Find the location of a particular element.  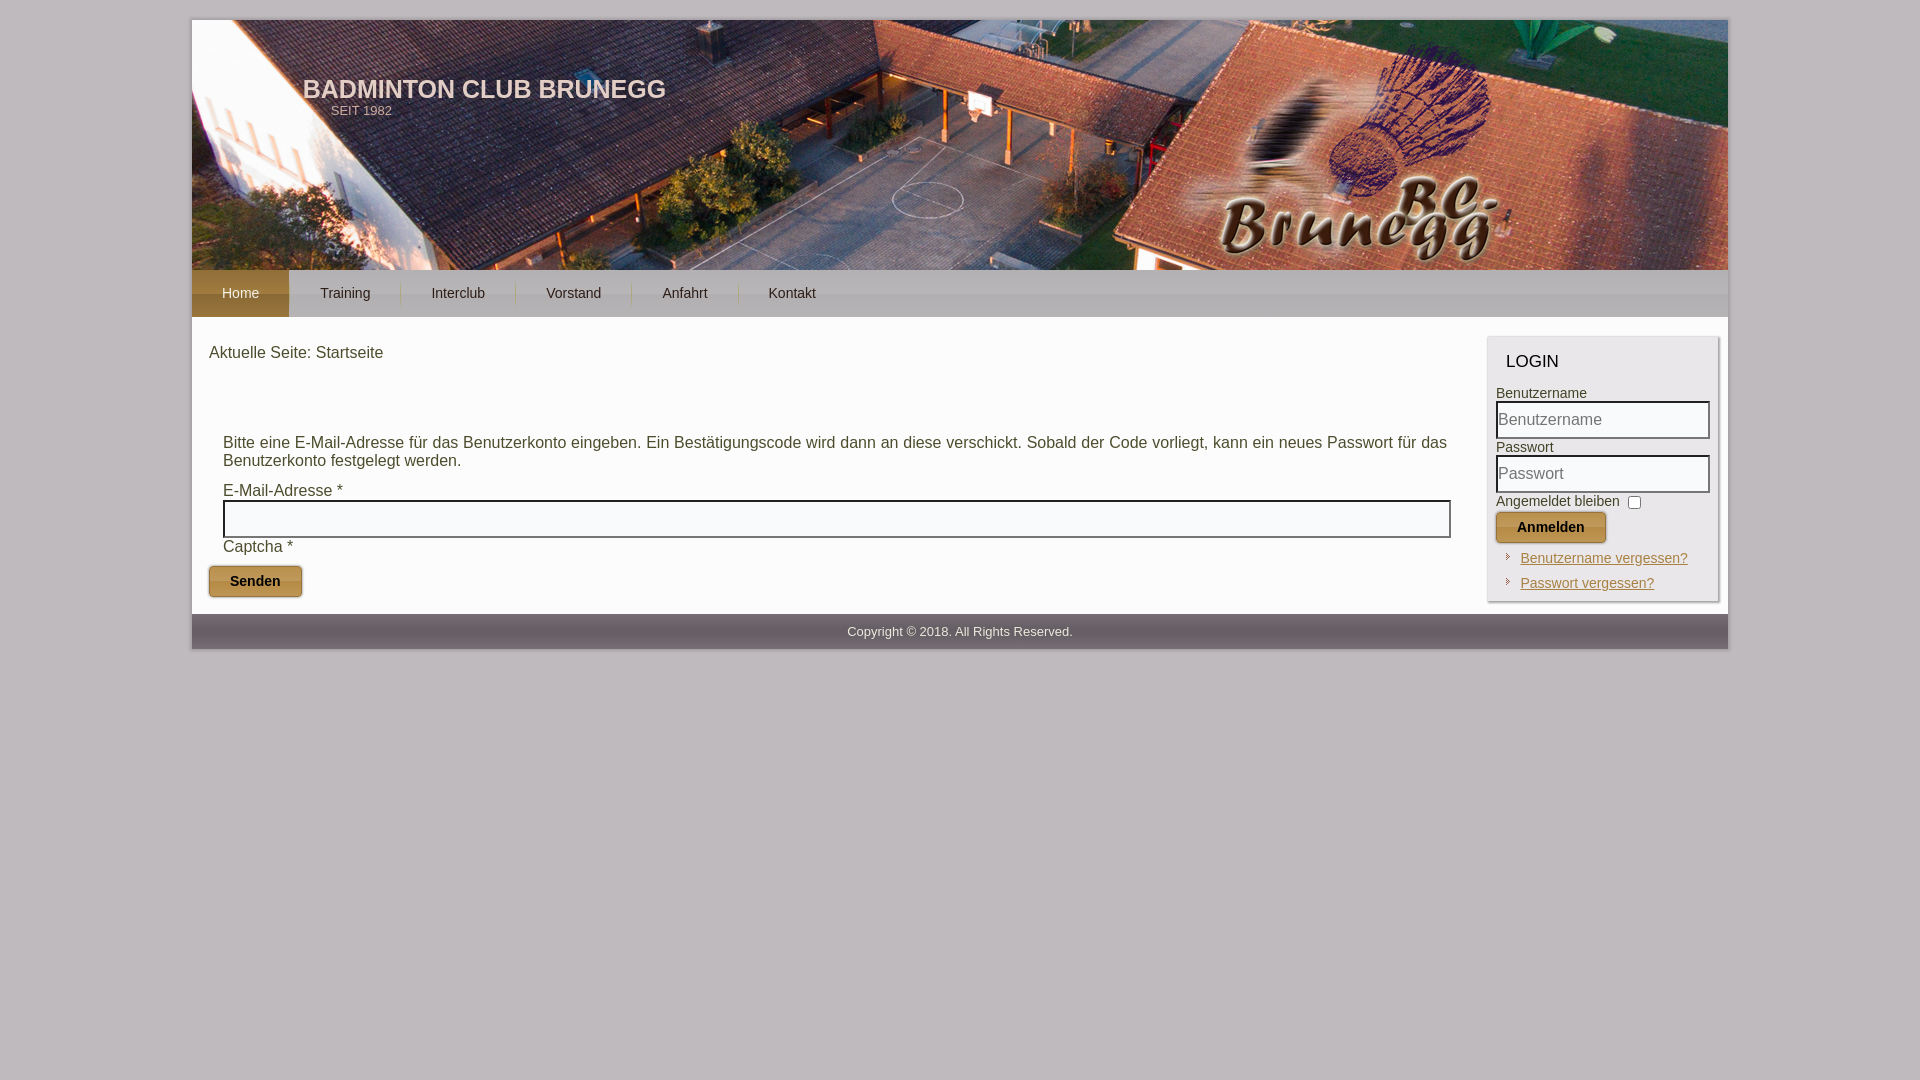

'Benutzername vergessen?' is located at coordinates (1520, 558).